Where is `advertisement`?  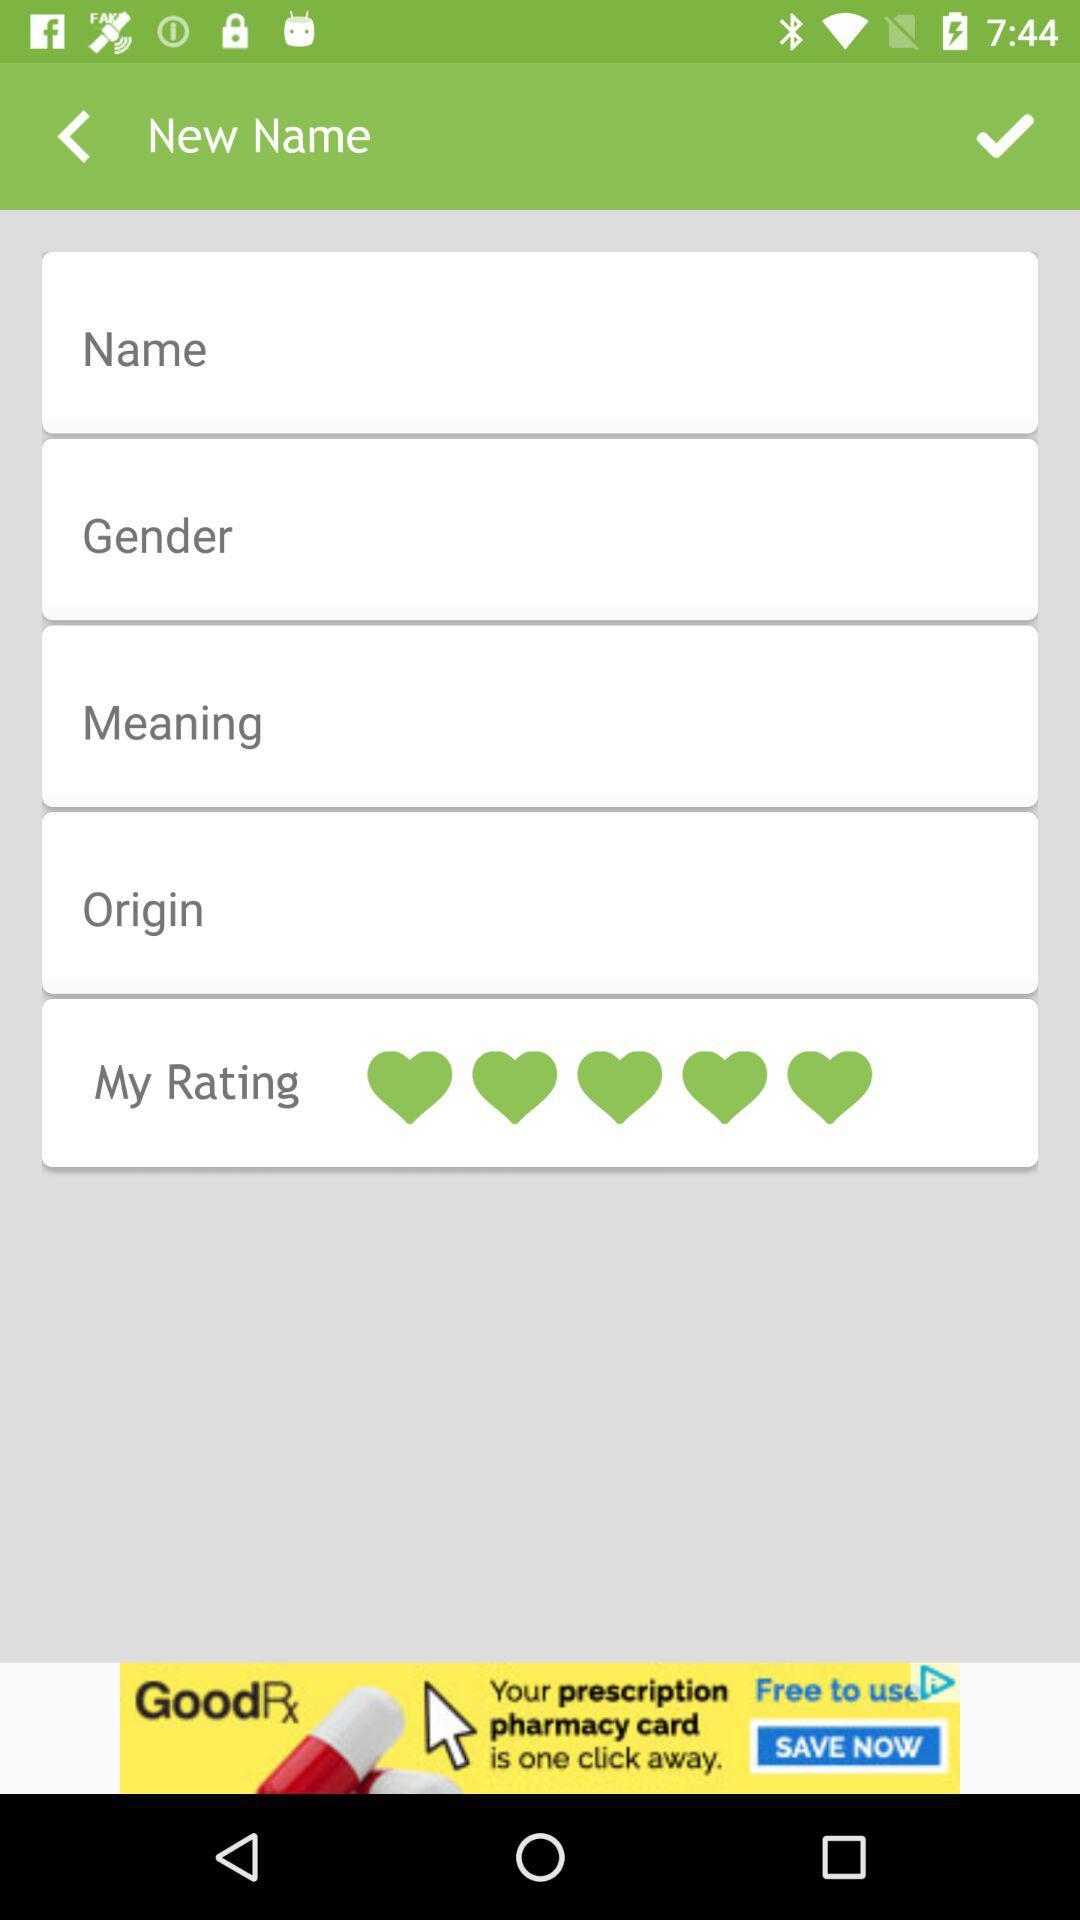 advertisement is located at coordinates (540, 1727).